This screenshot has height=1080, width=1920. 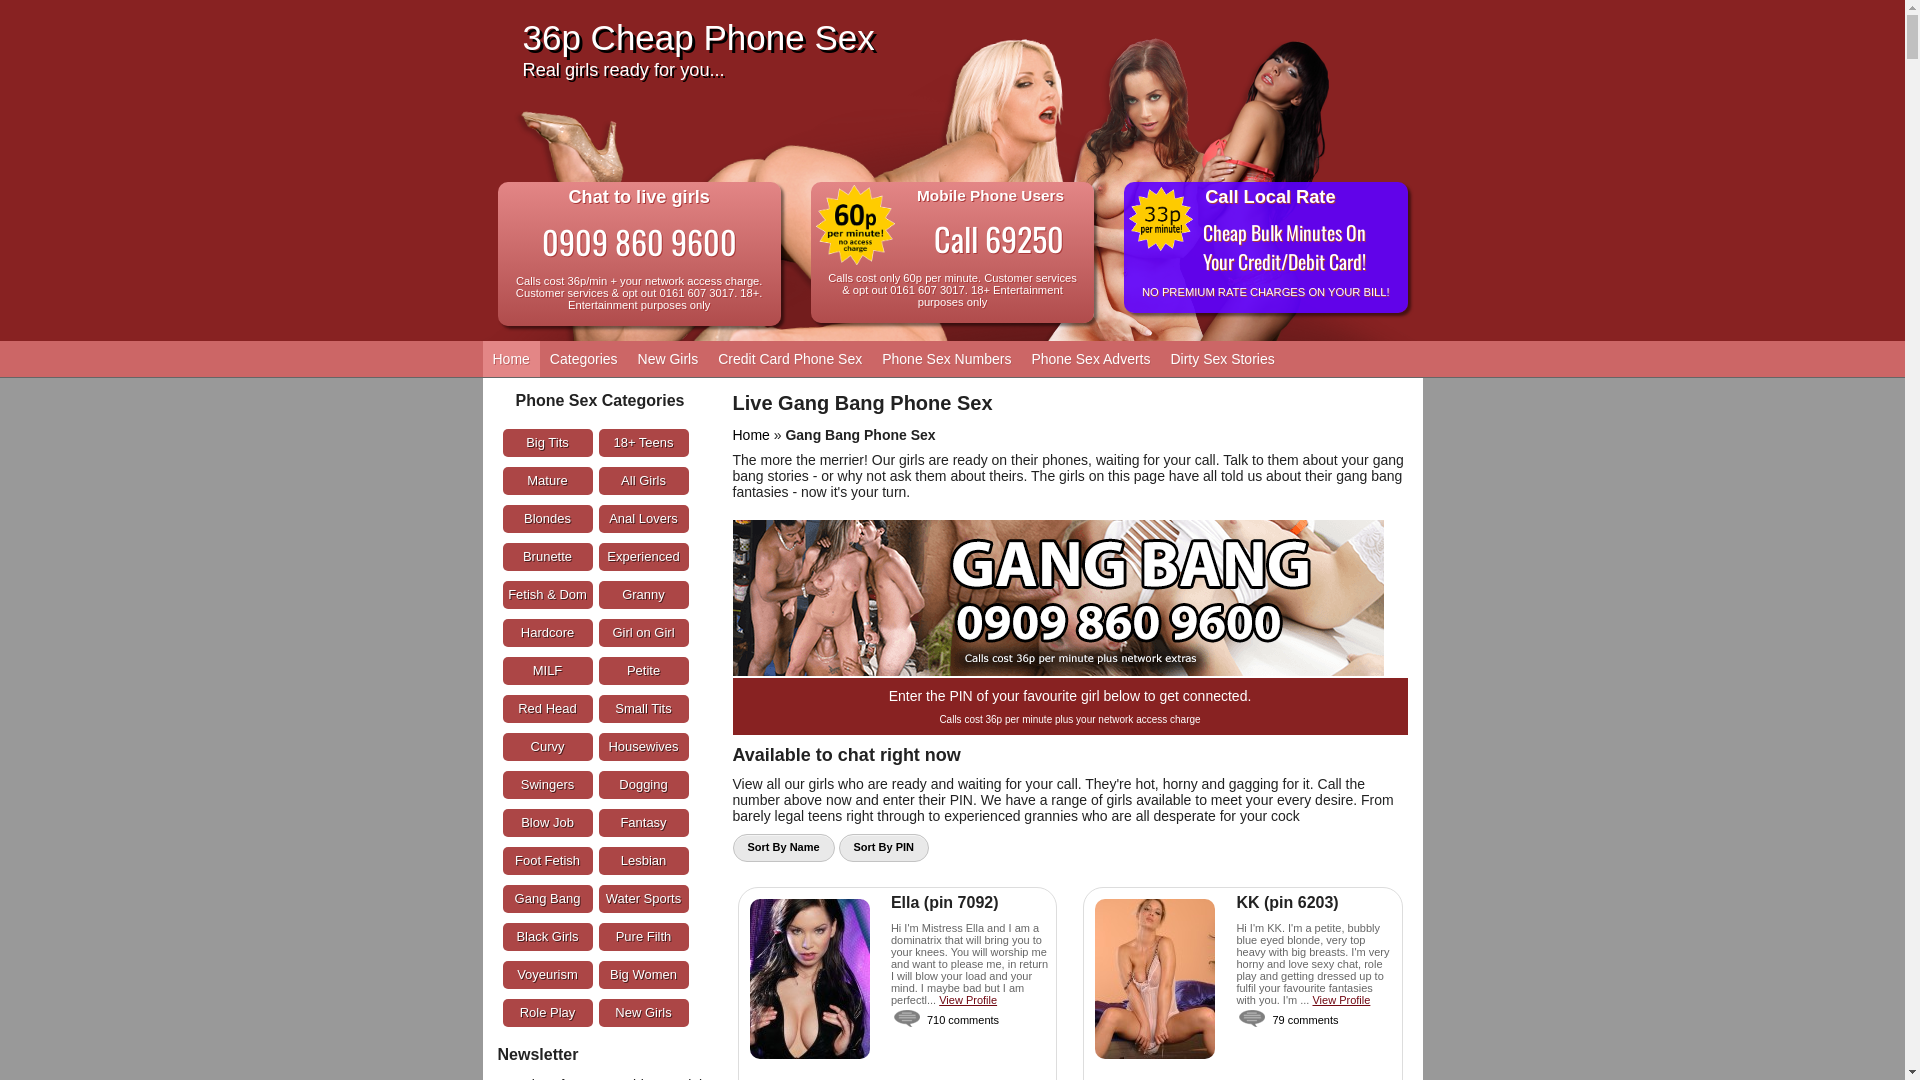 I want to click on 'MILF', so click(x=547, y=671).